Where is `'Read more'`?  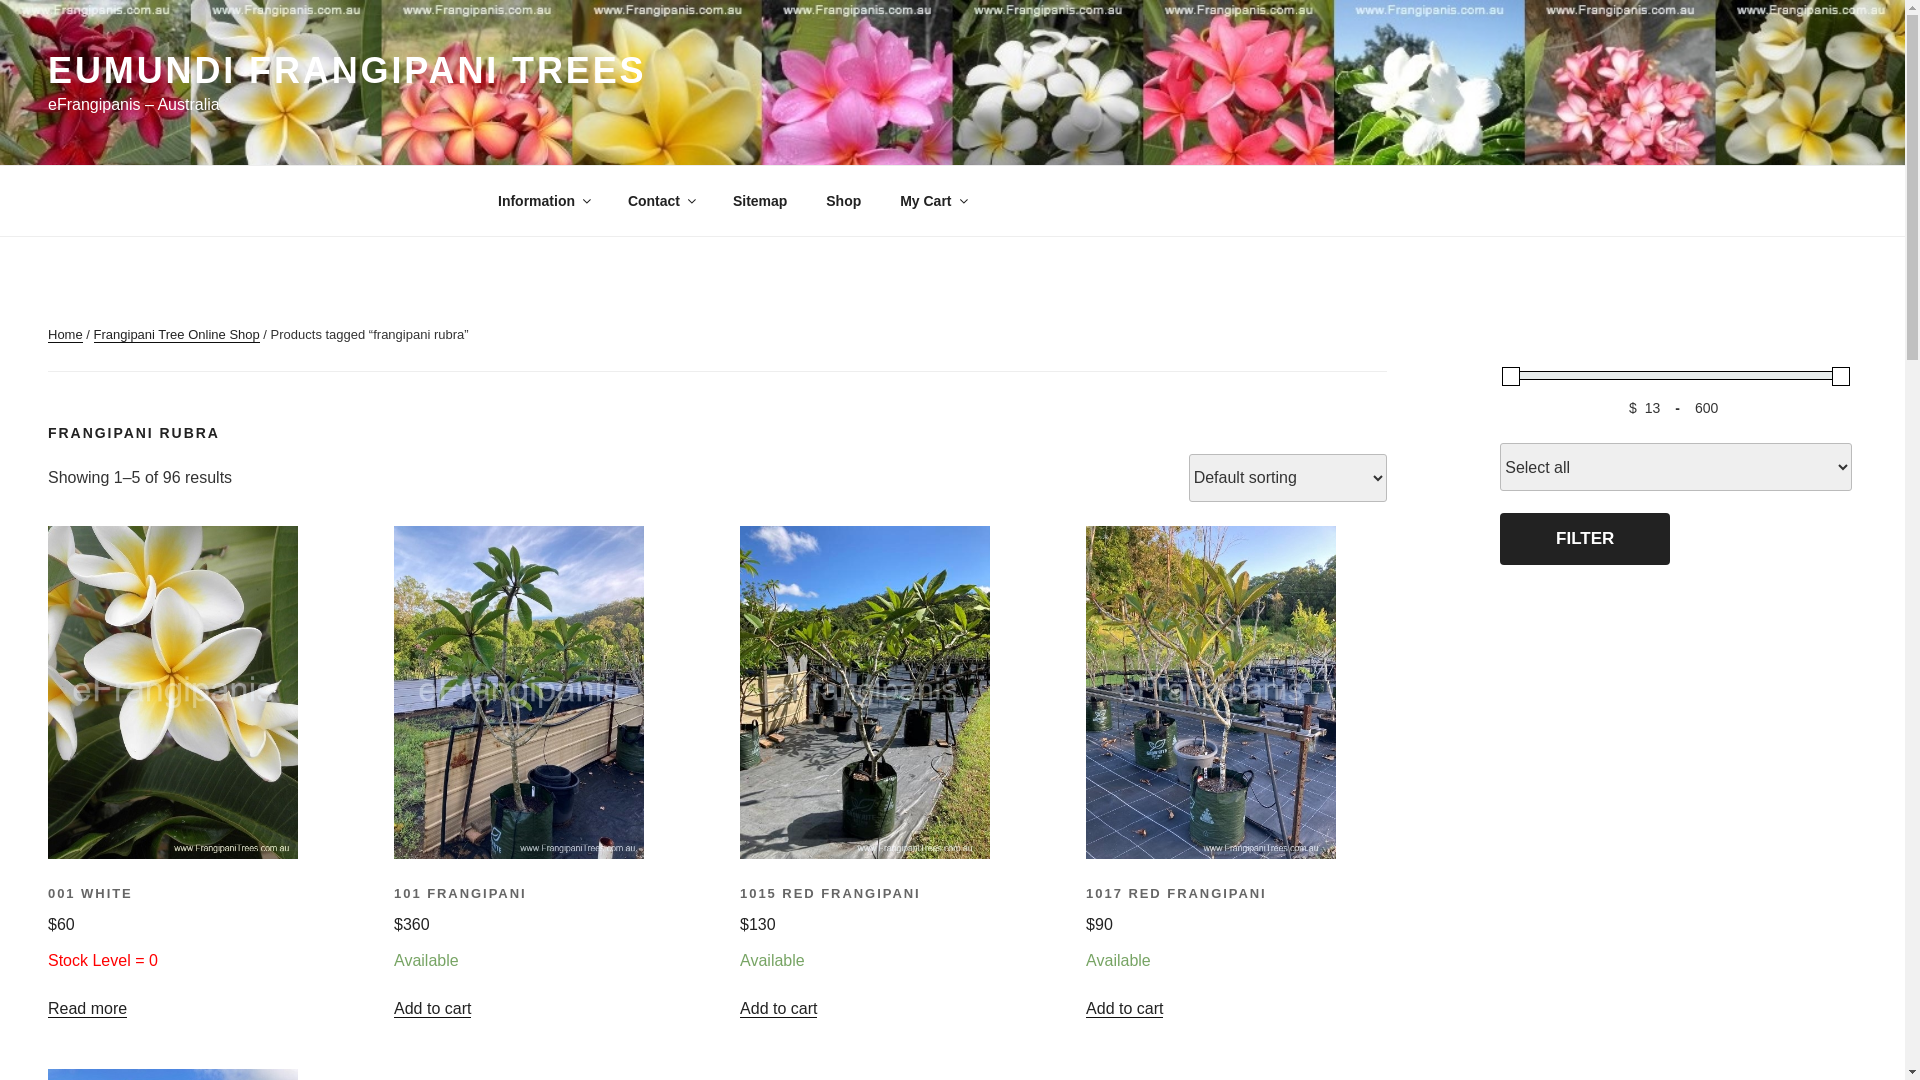 'Read more' is located at coordinates (86, 1008).